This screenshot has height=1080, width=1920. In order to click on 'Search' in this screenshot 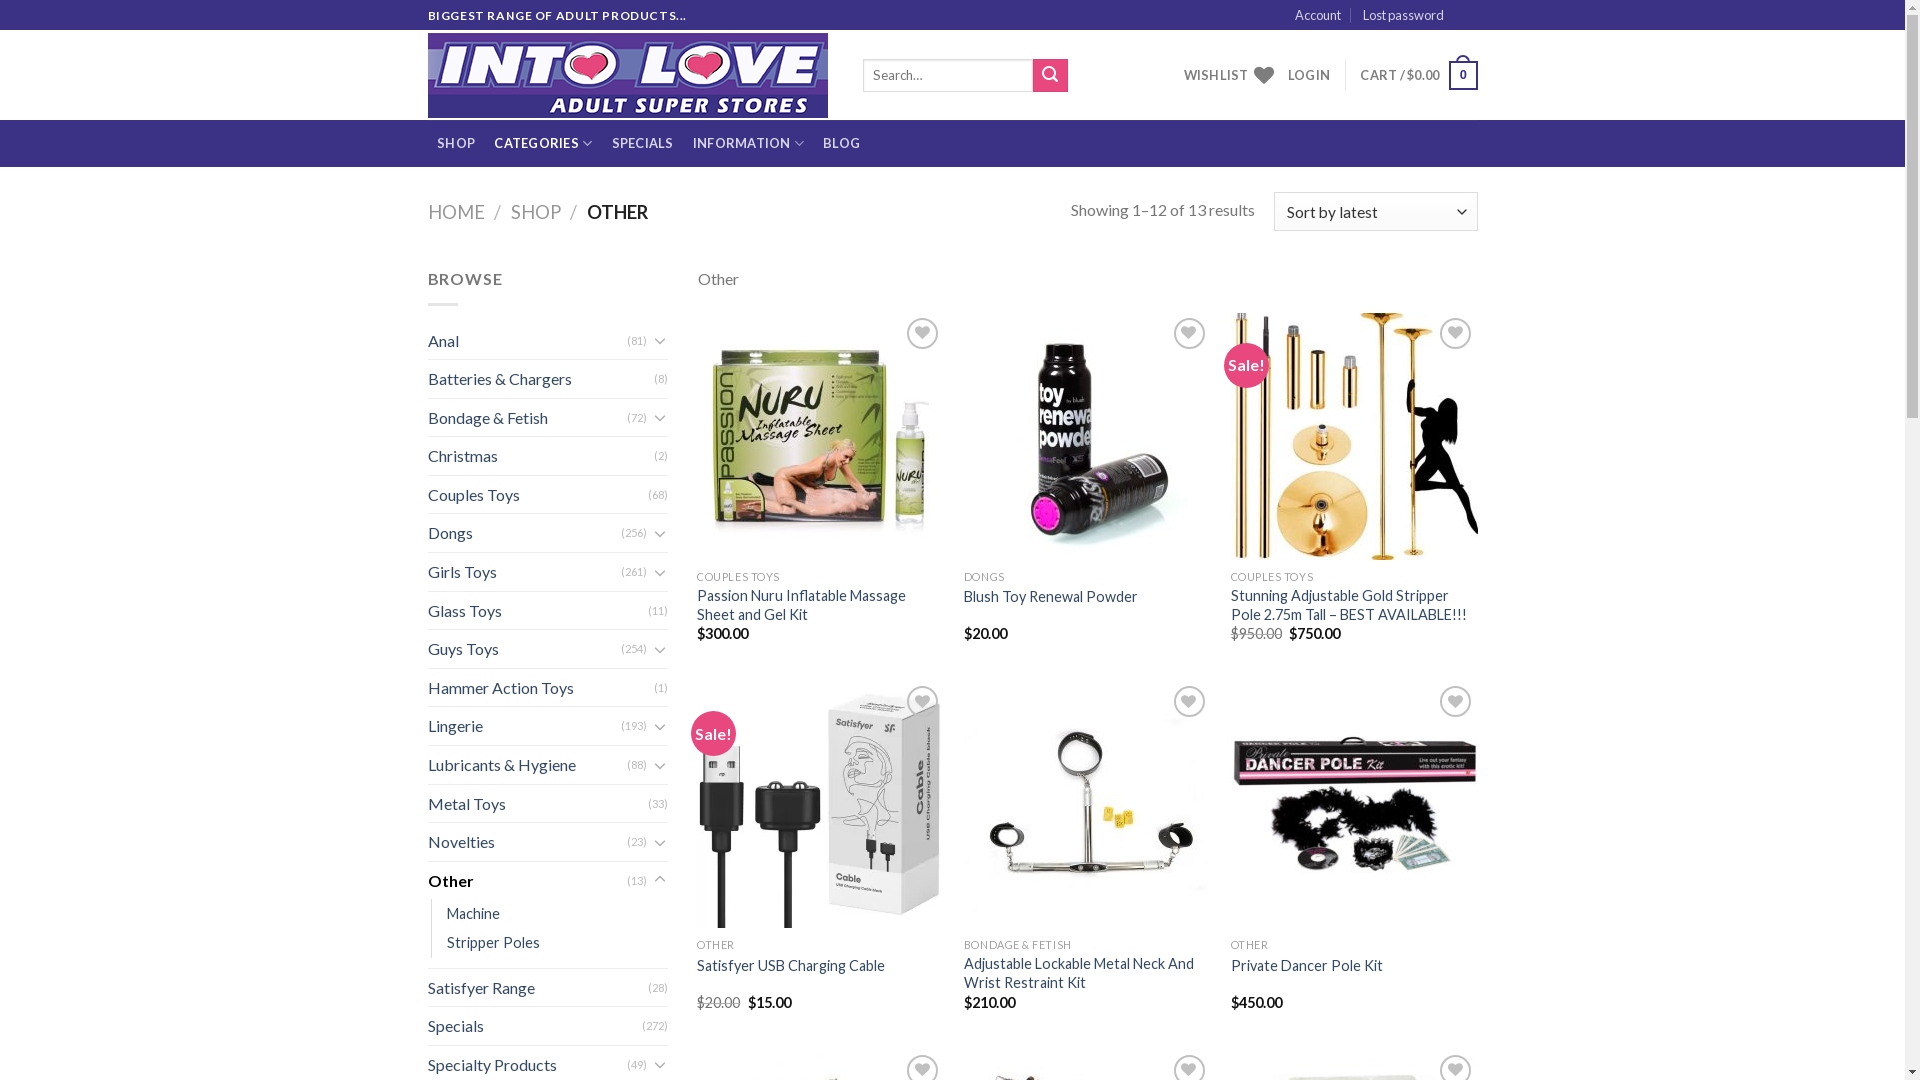, I will do `click(1032, 75)`.